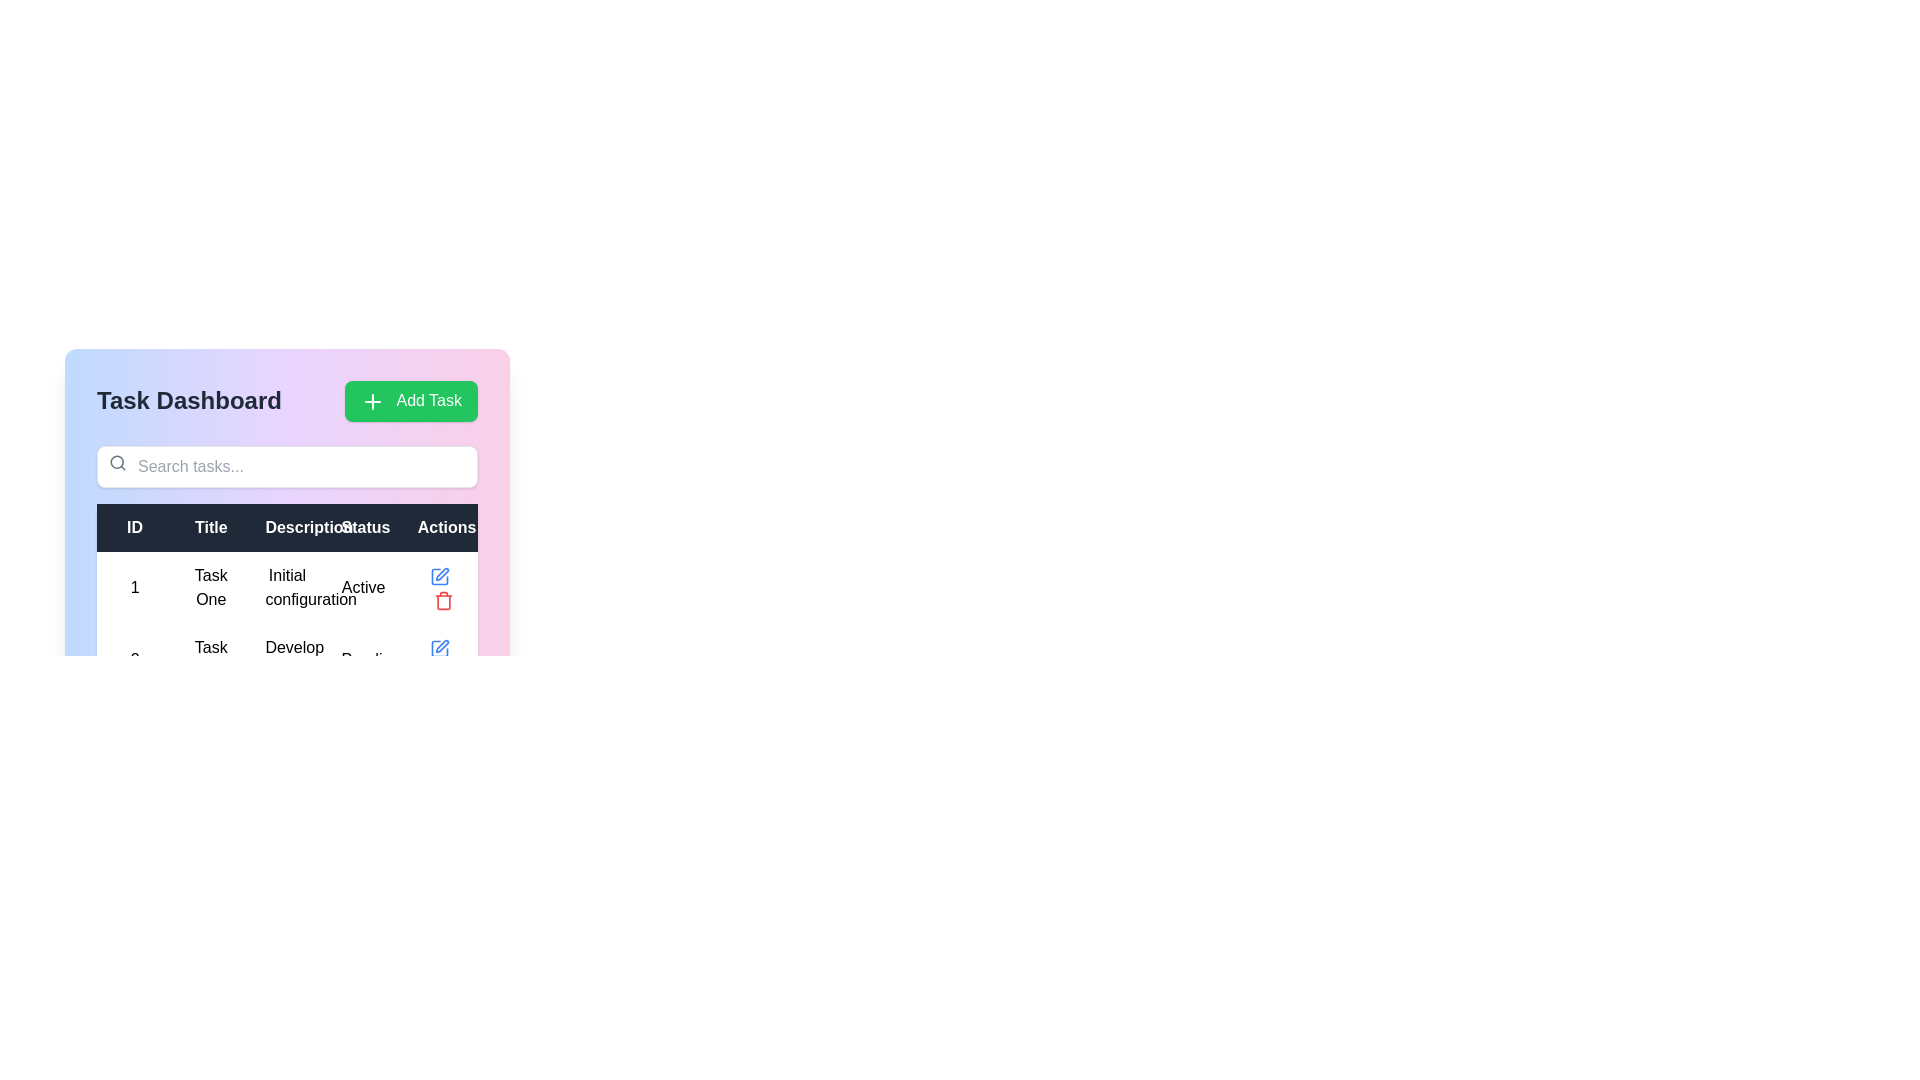  I want to click on the pencil icon/button with a blue outline located in the 'Actions' column of the task table, to the right of the row corresponding to 'Task One', so click(438, 576).